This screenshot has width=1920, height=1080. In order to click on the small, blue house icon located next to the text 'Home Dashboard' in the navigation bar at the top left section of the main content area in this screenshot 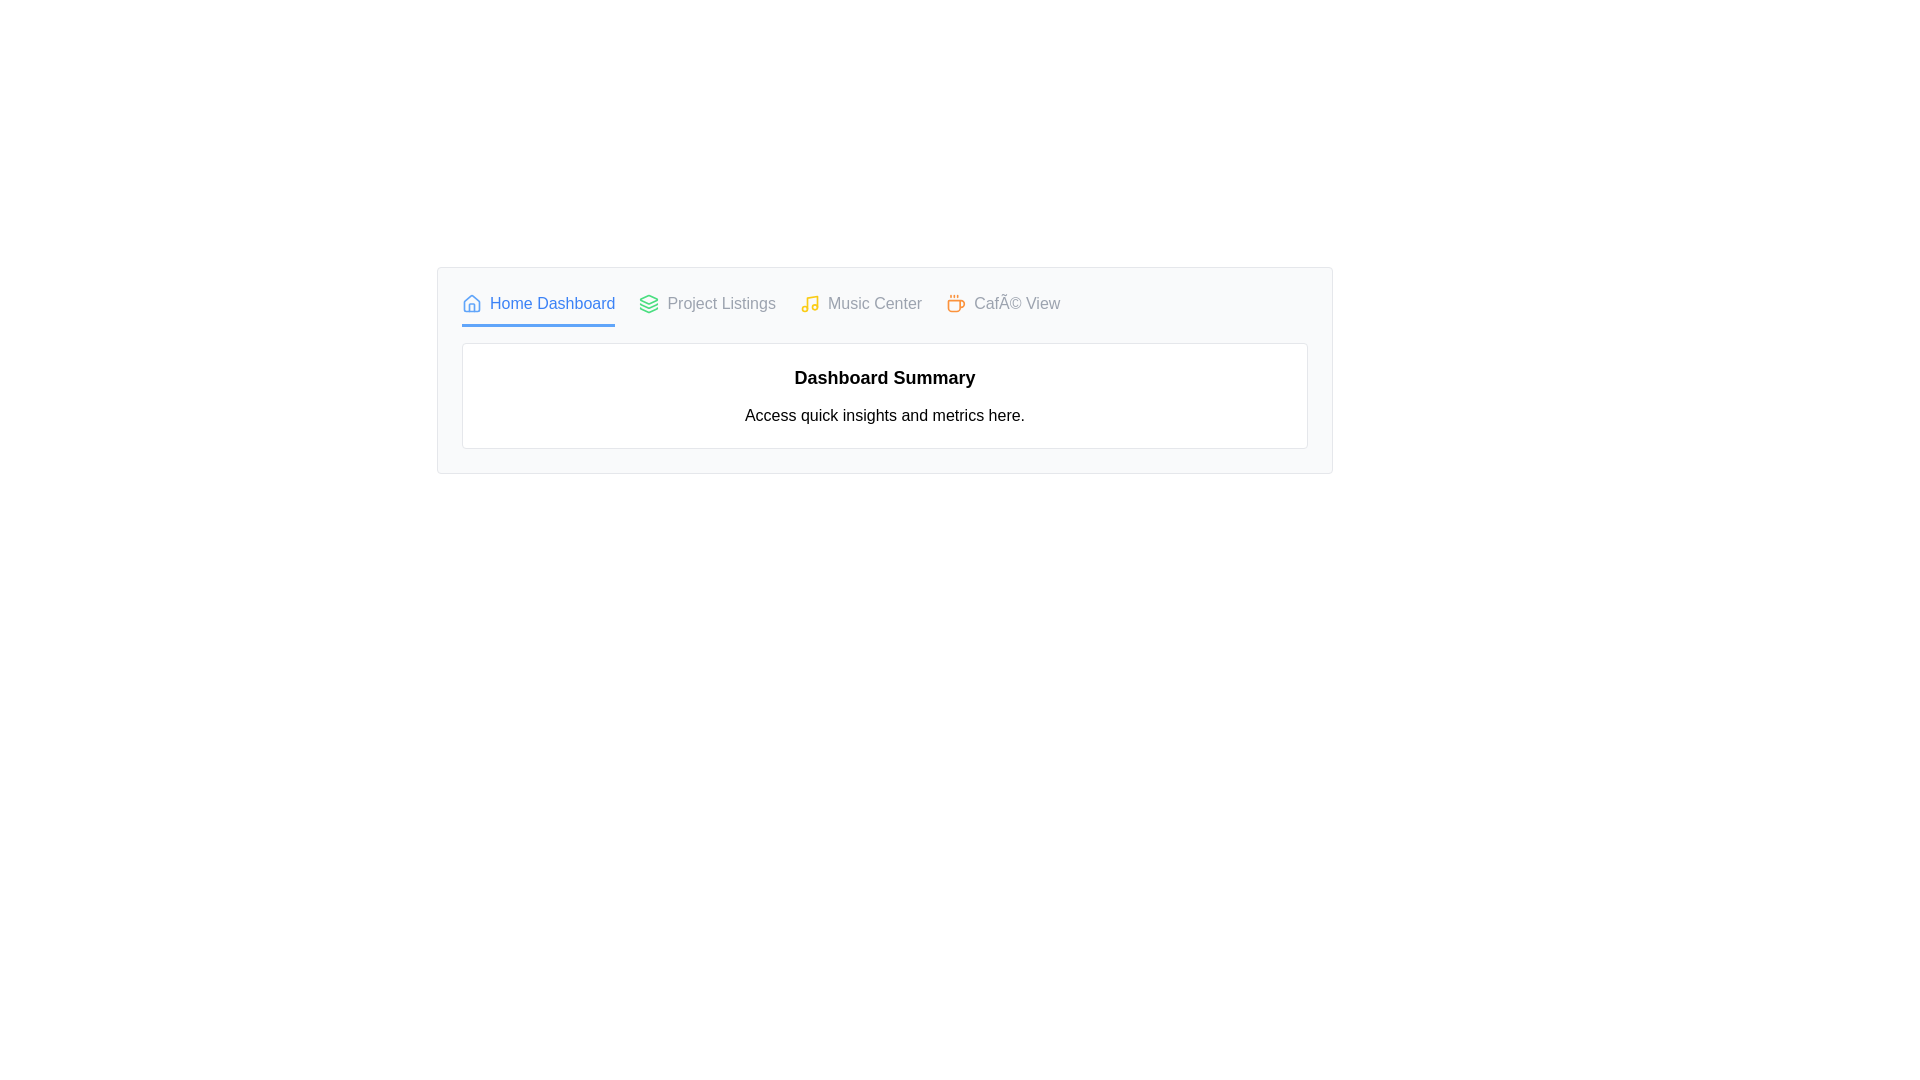, I will do `click(470, 304)`.